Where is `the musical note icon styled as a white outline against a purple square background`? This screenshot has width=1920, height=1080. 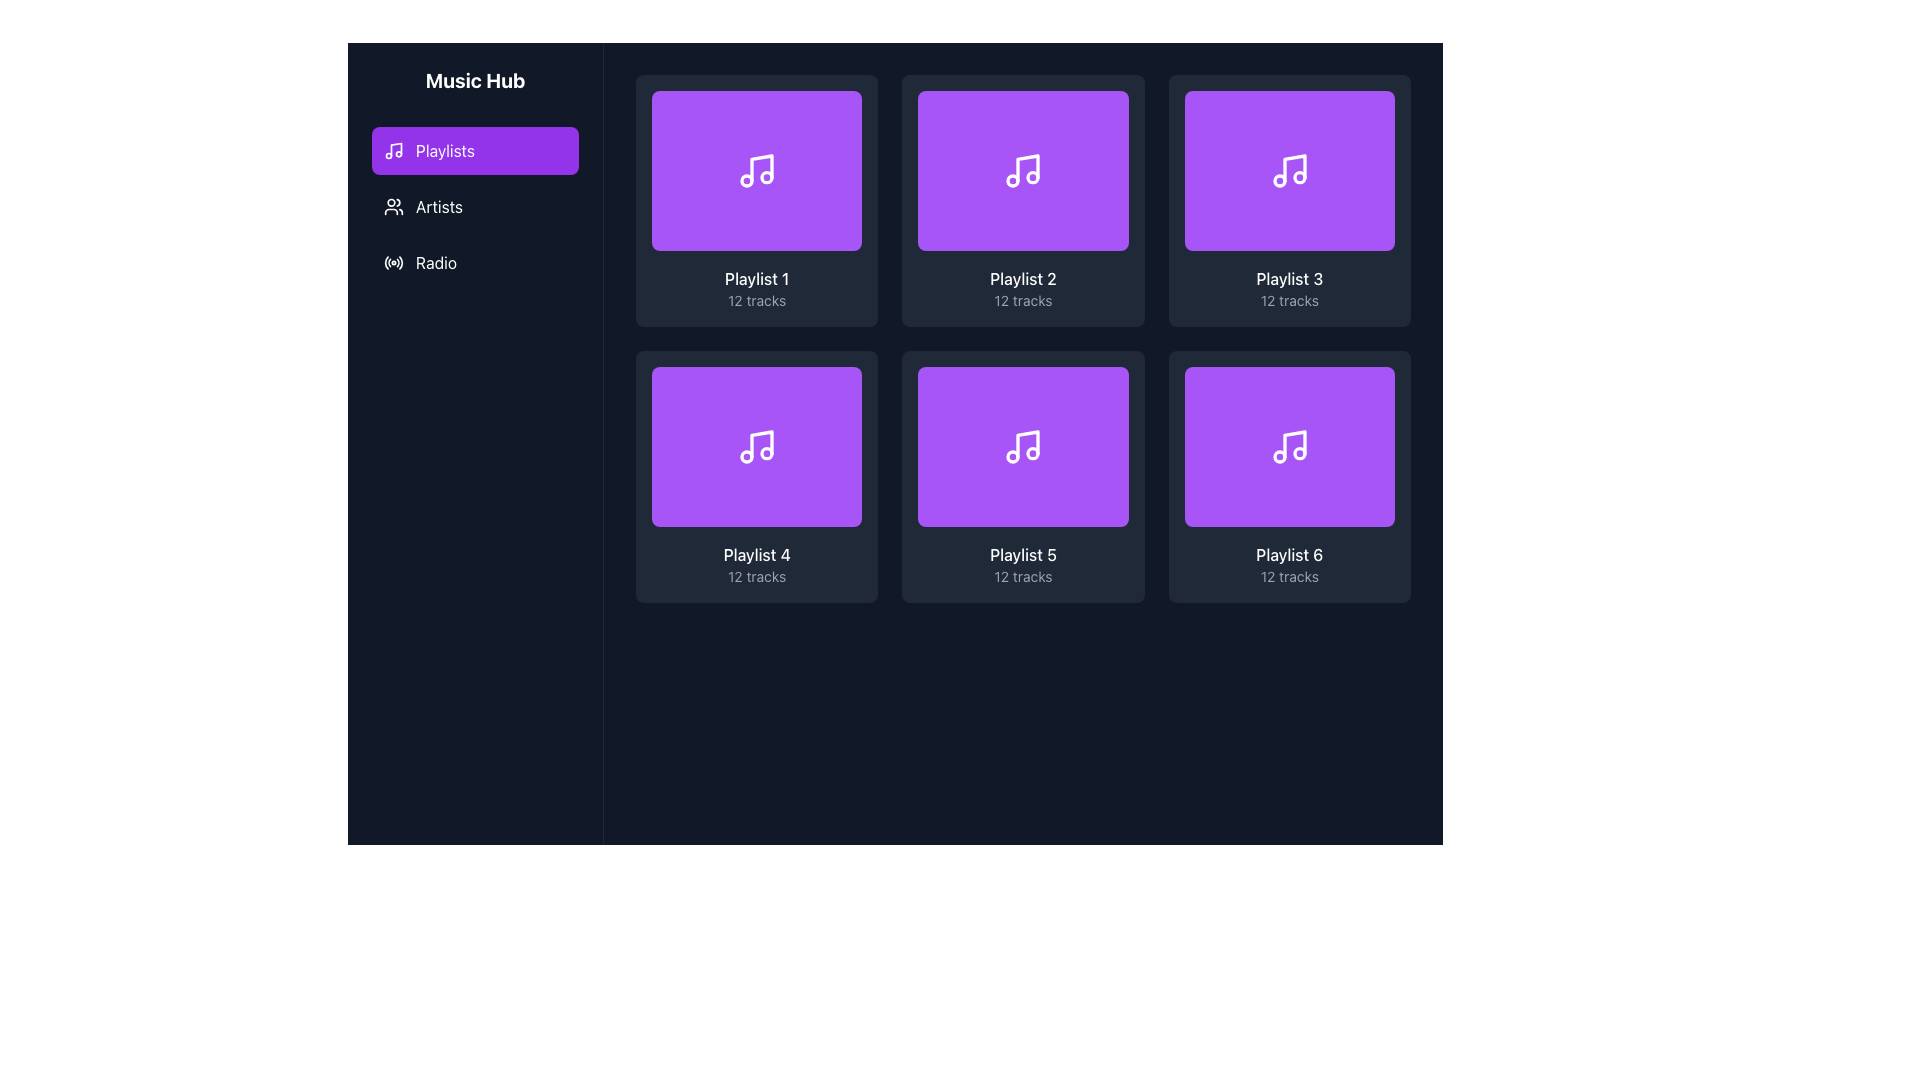
the musical note icon styled as a white outline against a purple square background is located at coordinates (1289, 446).